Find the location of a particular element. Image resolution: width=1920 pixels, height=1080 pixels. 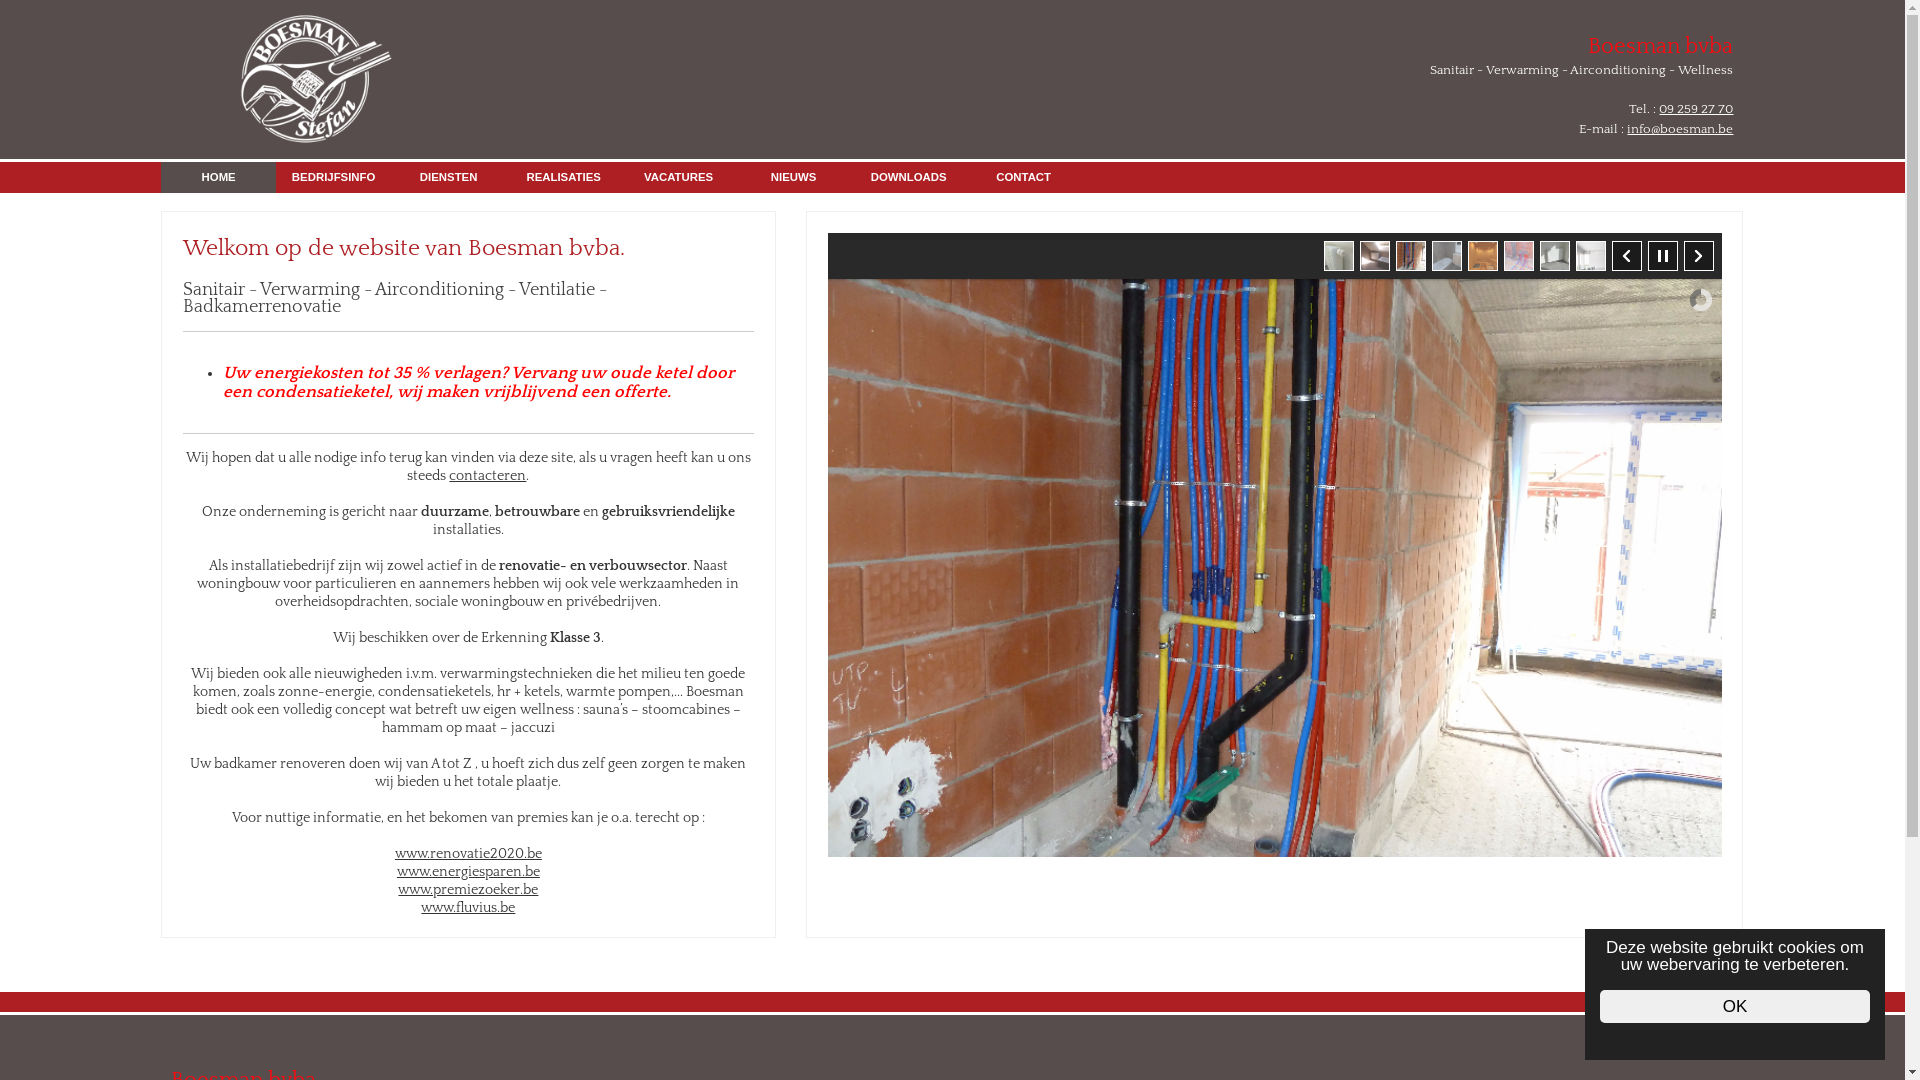

'09 259 27 70' is located at coordinates (1694, 108).